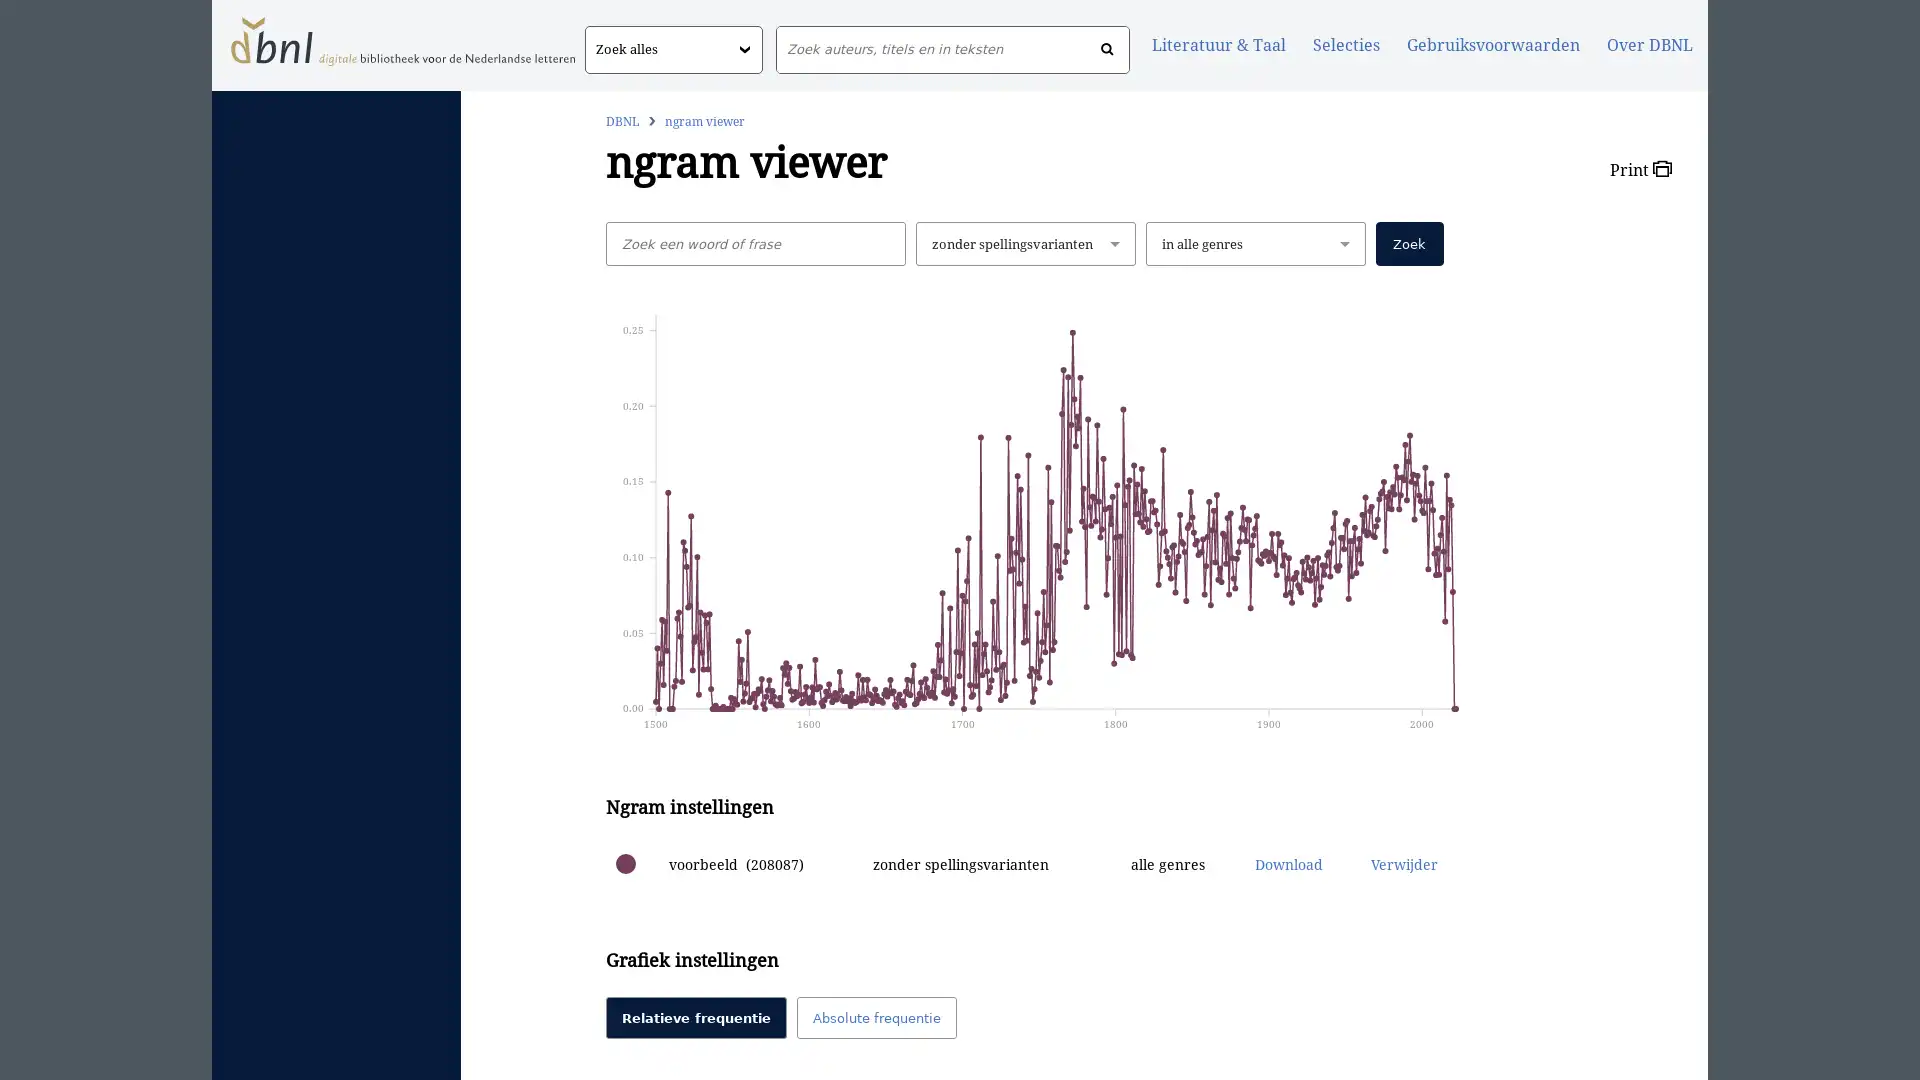  I want to click on Absolute frequentie, so click(876, 1018).